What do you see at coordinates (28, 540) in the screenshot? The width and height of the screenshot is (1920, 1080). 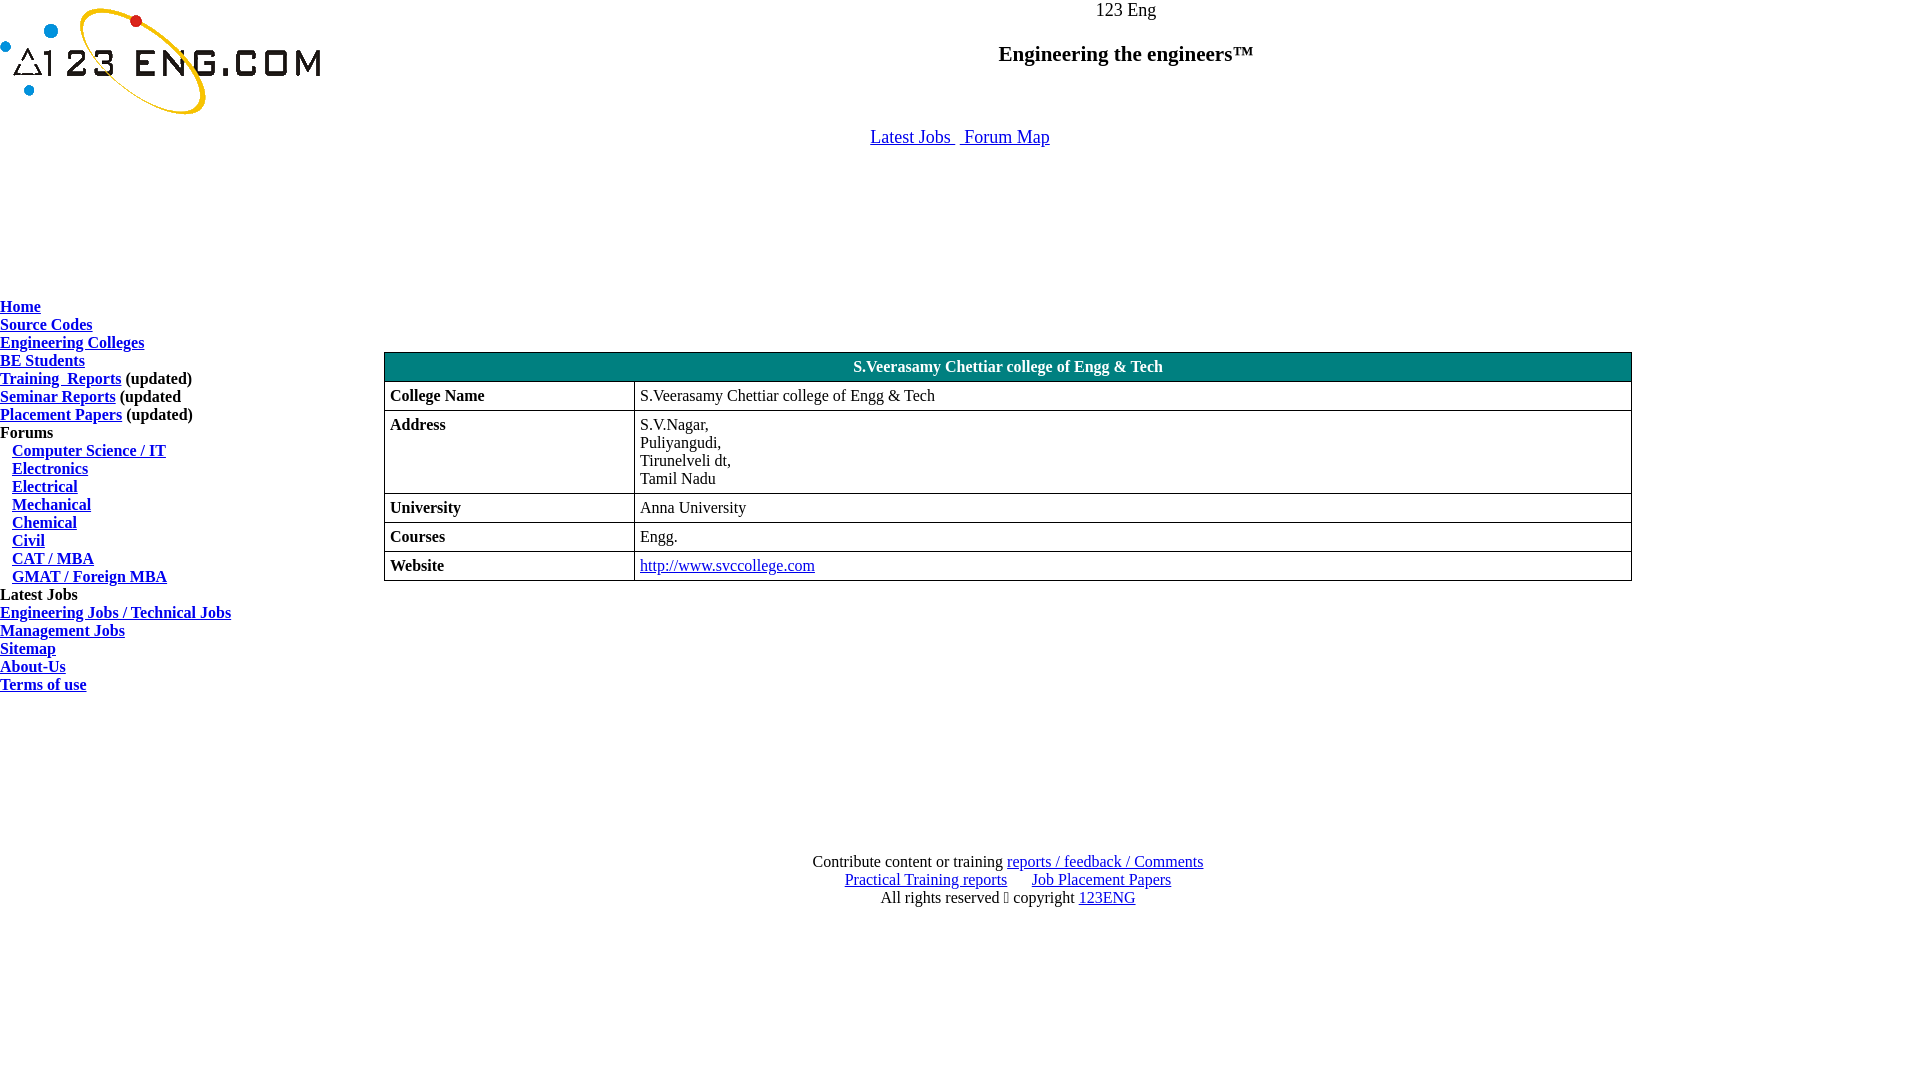 I see `'Civil'` at bounding box center [28, 540].